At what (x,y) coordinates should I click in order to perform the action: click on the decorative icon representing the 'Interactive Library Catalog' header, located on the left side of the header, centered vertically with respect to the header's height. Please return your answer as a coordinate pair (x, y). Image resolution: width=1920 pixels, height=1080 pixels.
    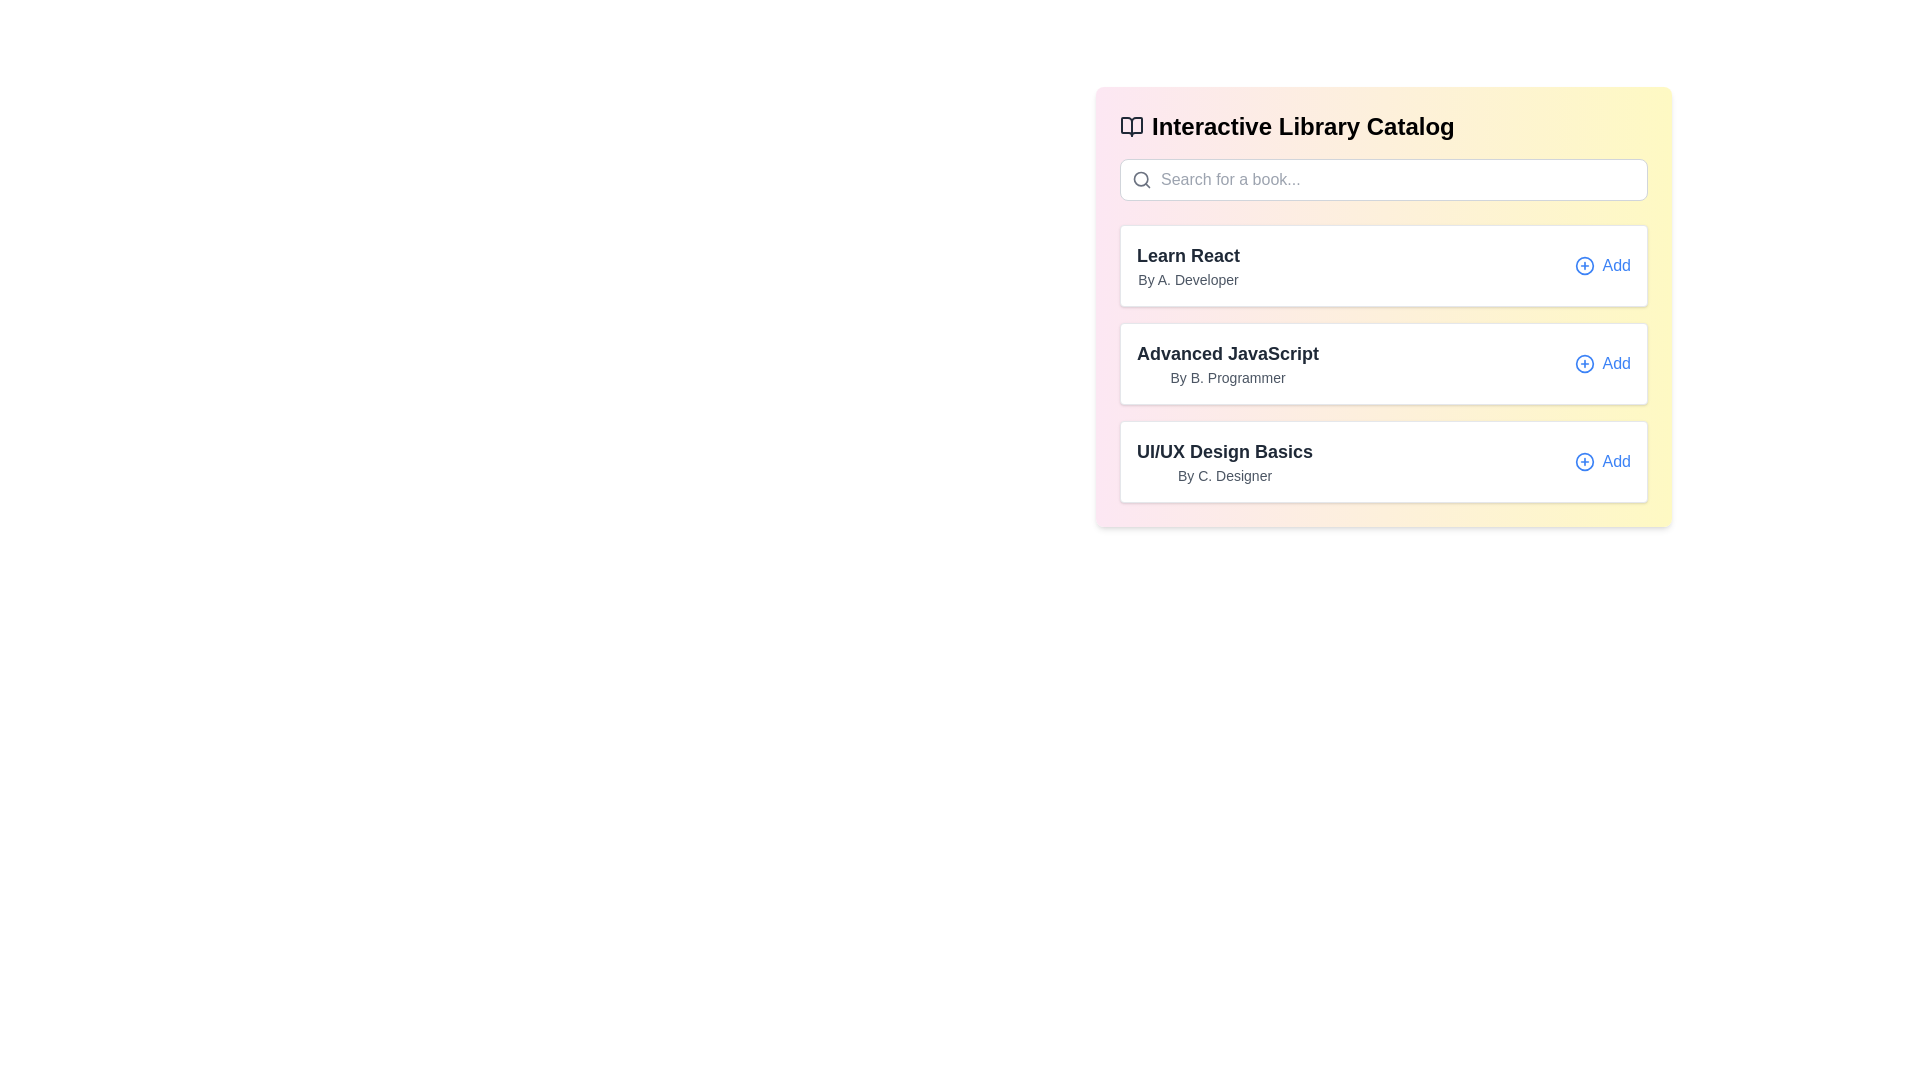
    Looking at the image, I should click on (1132, 127).